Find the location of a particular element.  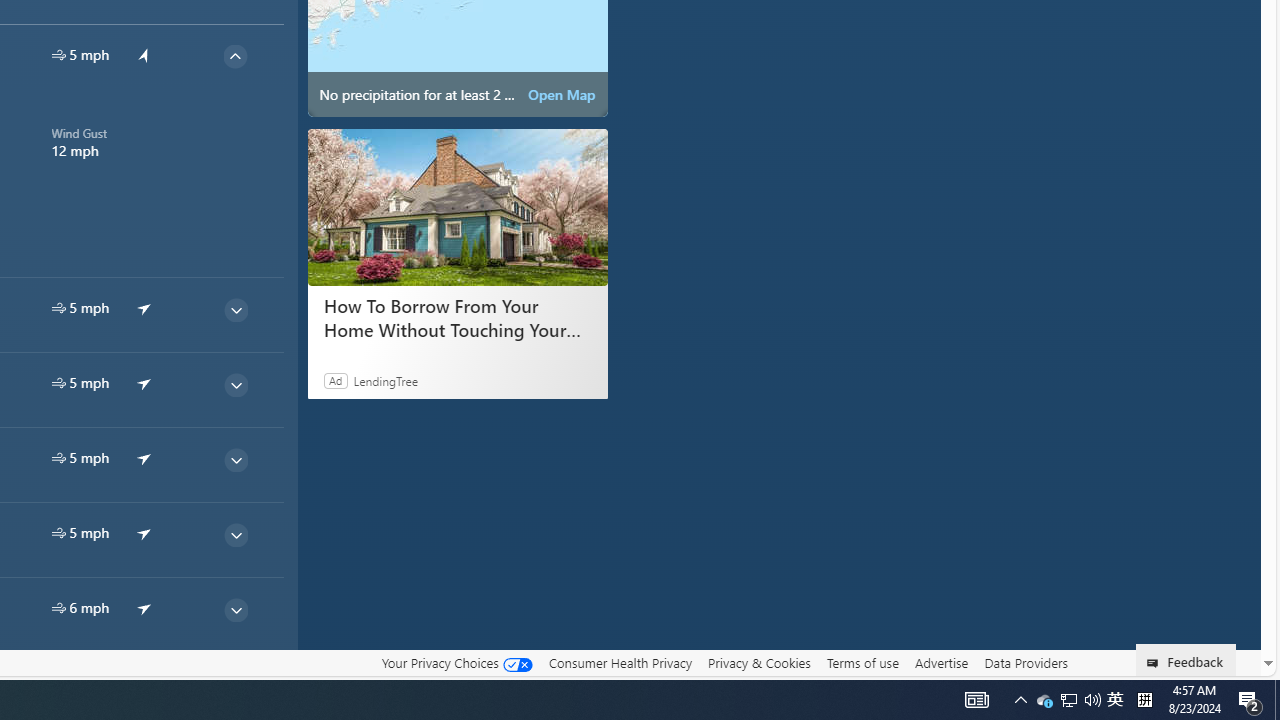

'Privacy & Cookies' is located at coordinates (758, 662).